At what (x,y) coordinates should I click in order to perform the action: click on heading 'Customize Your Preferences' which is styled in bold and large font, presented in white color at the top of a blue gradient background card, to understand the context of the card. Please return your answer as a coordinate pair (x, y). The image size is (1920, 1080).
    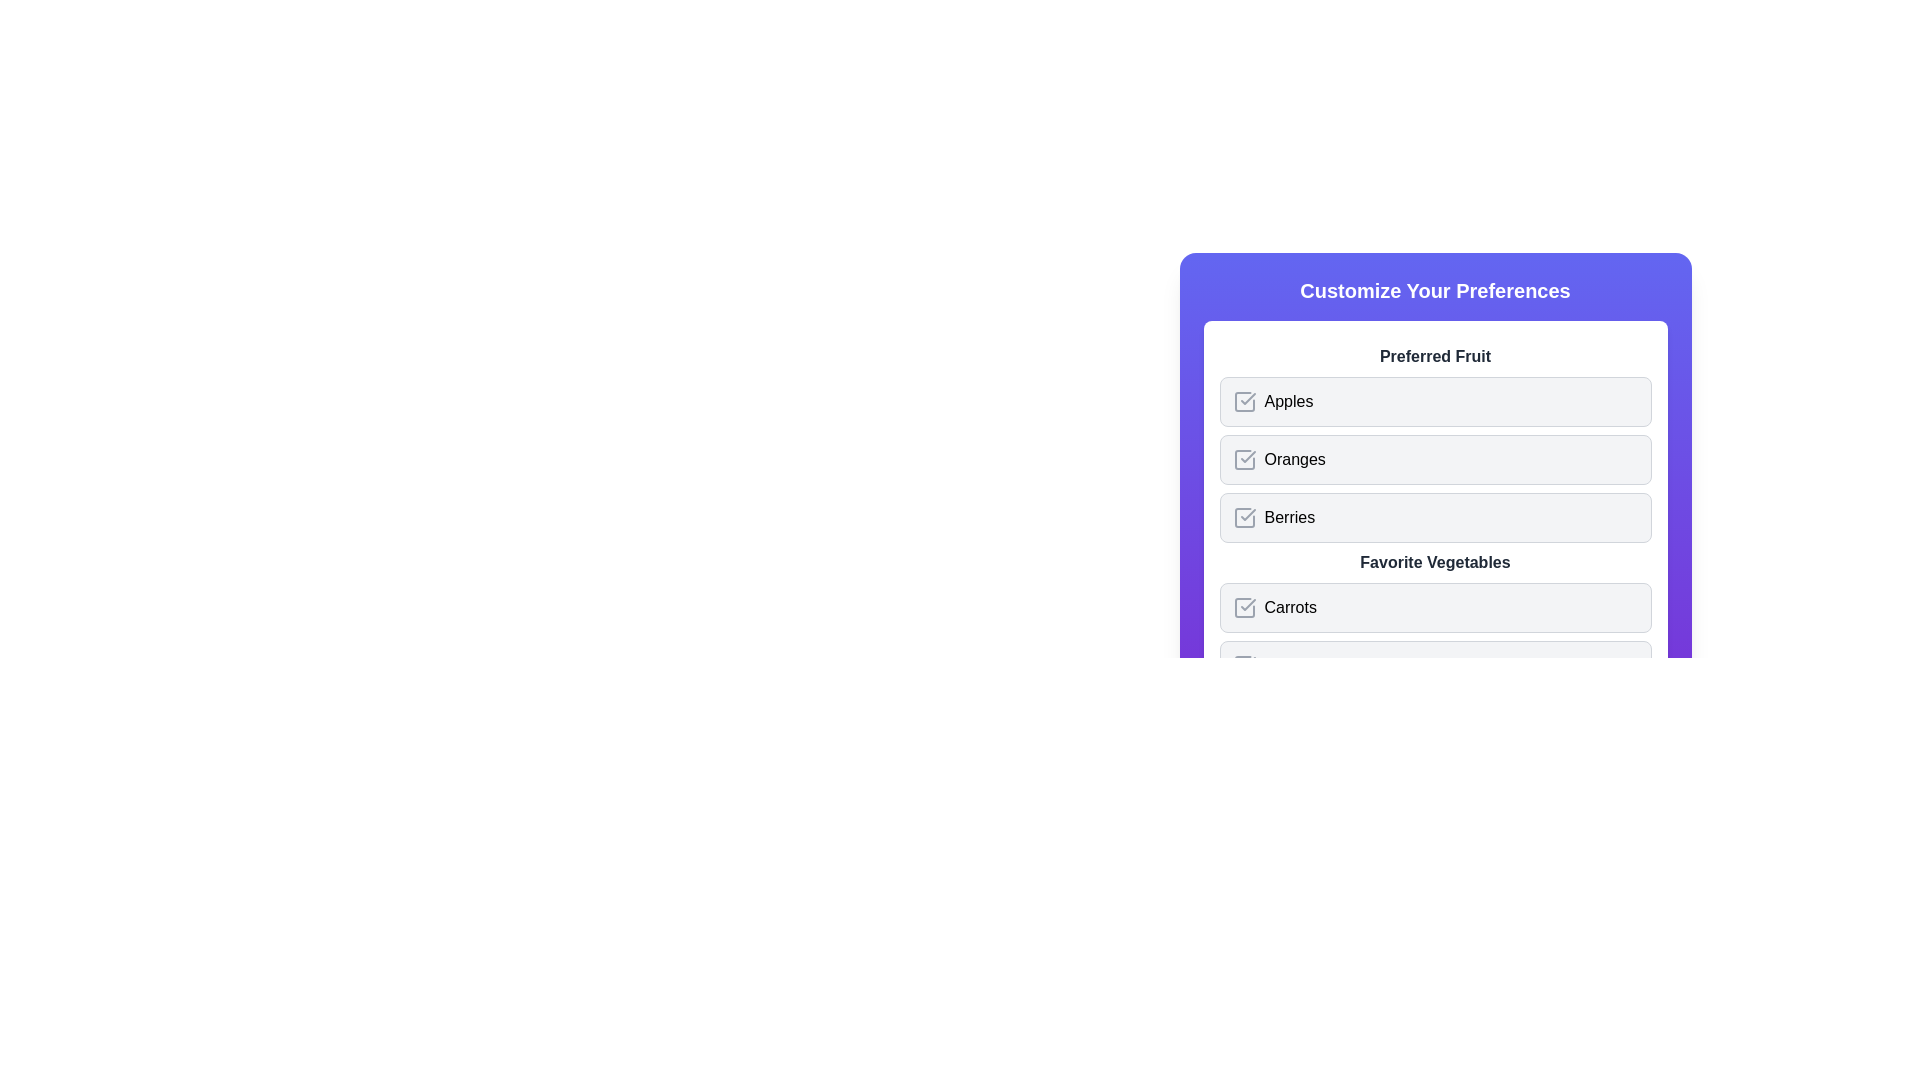
    Looking at the image, I should click on (1434, 290).